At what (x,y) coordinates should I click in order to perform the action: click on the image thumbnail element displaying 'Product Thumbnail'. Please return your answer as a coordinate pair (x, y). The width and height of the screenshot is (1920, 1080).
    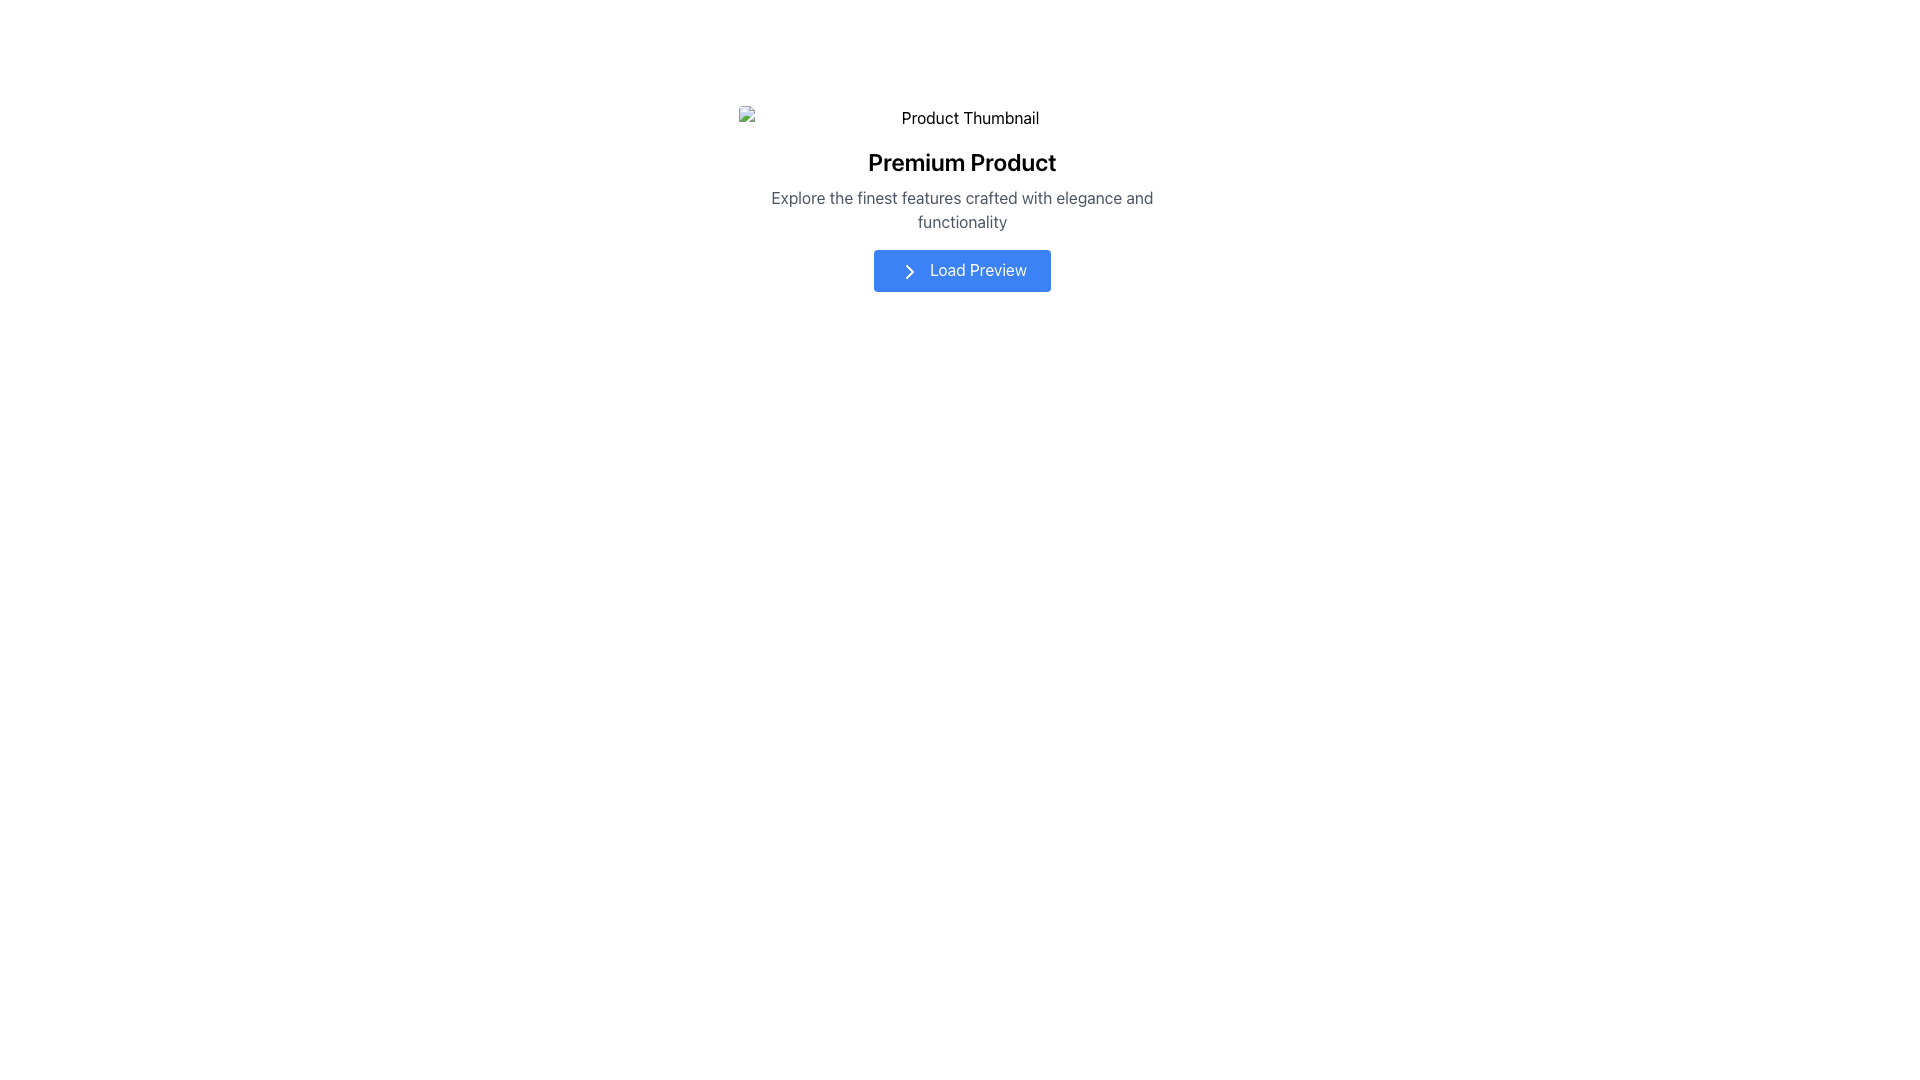
    Looking at the image, I should click on (962, 118).